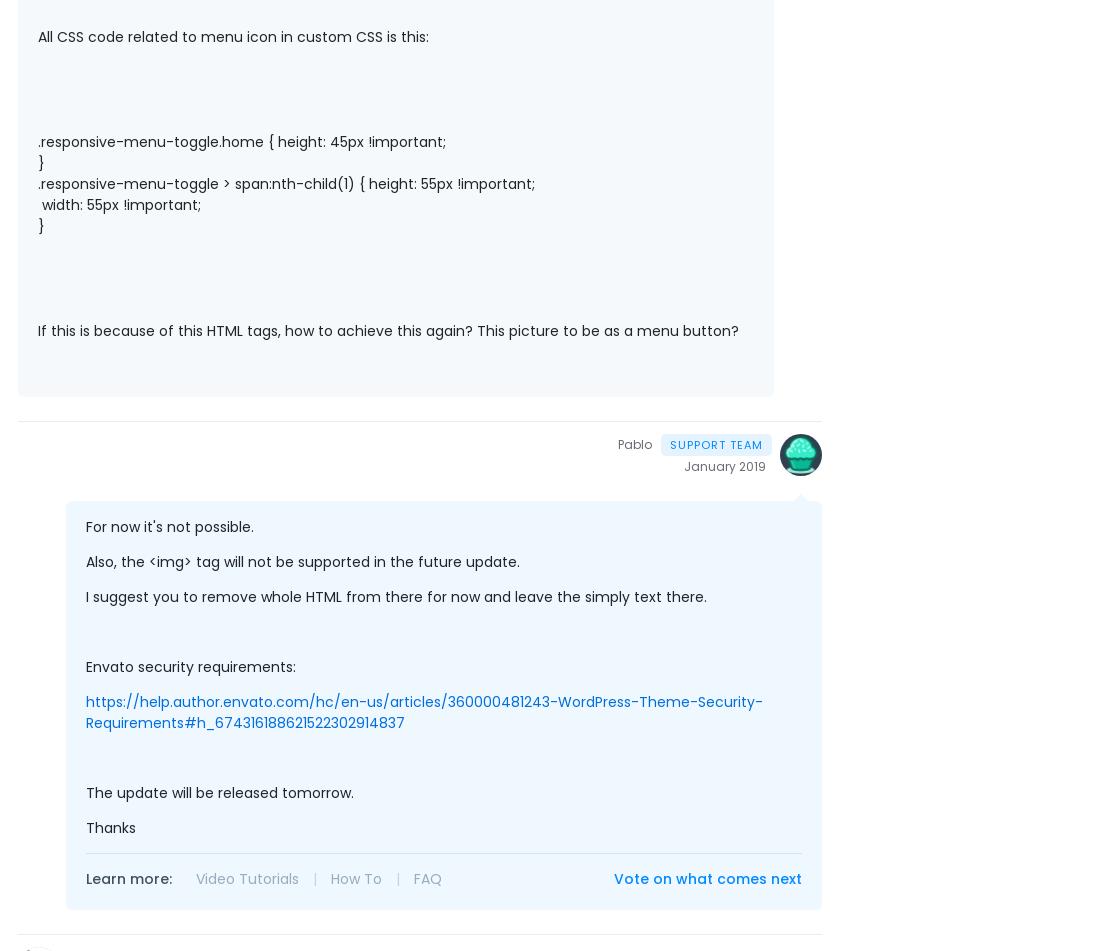 This screenshot has width=1100, height=951. What do you see at coordinates (616, 443) in the screenshot?
I see `'Pablo'` at bounding box center [616, 443].